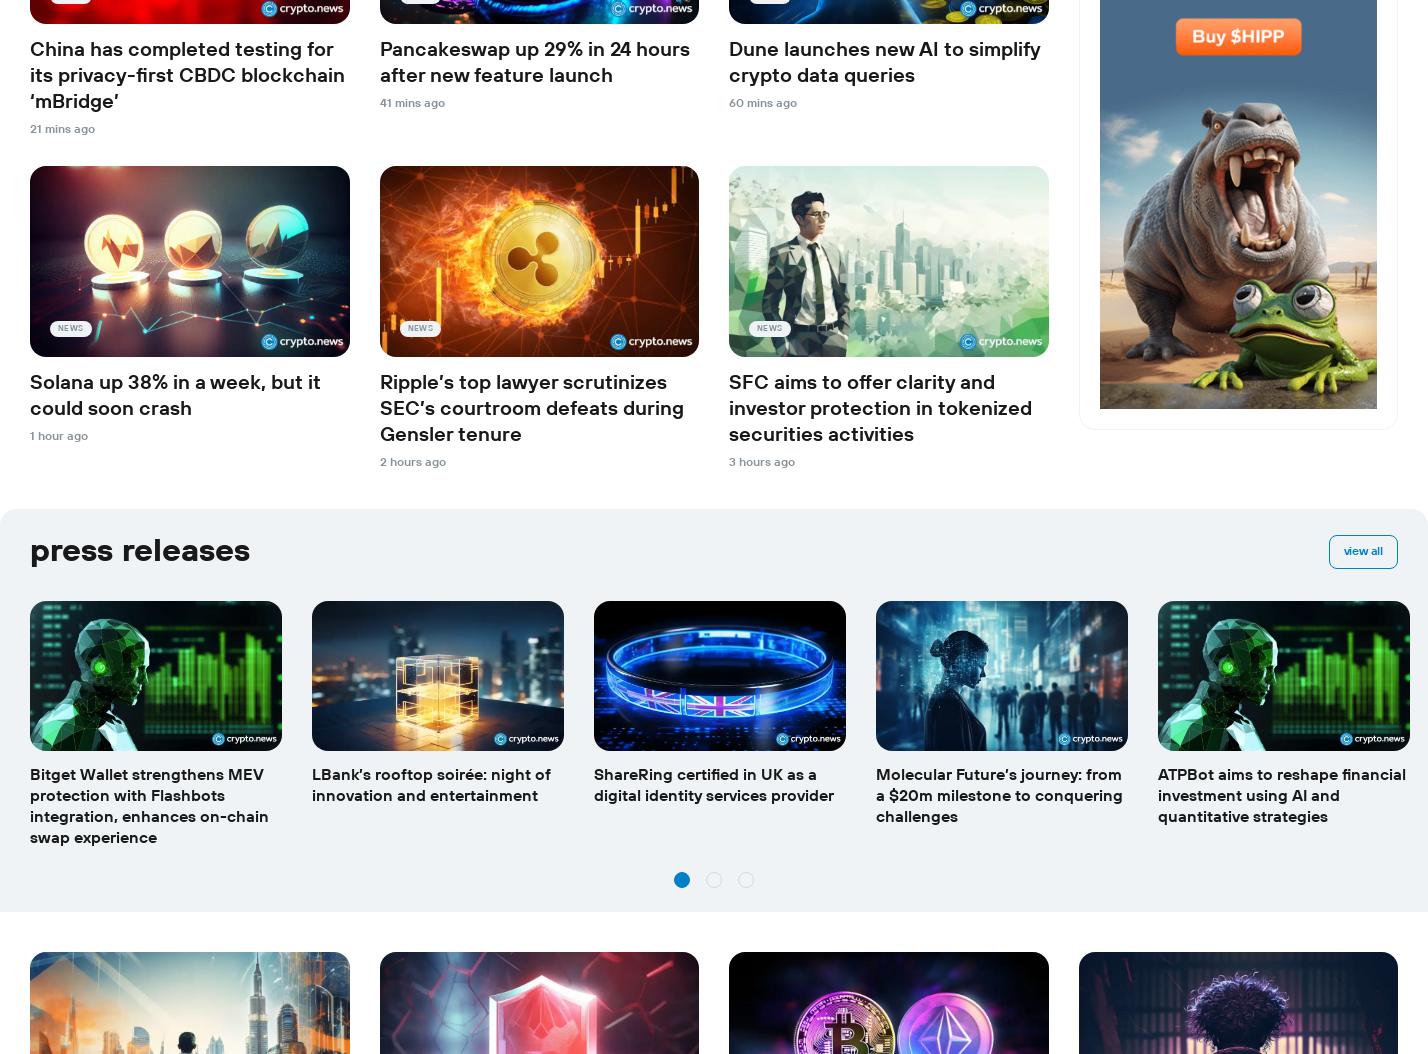 The width and height of the screenshot is (1428, 1054). I want to click on 'Solana up 38% in a week, but it could soon crash', so click(175, 394).